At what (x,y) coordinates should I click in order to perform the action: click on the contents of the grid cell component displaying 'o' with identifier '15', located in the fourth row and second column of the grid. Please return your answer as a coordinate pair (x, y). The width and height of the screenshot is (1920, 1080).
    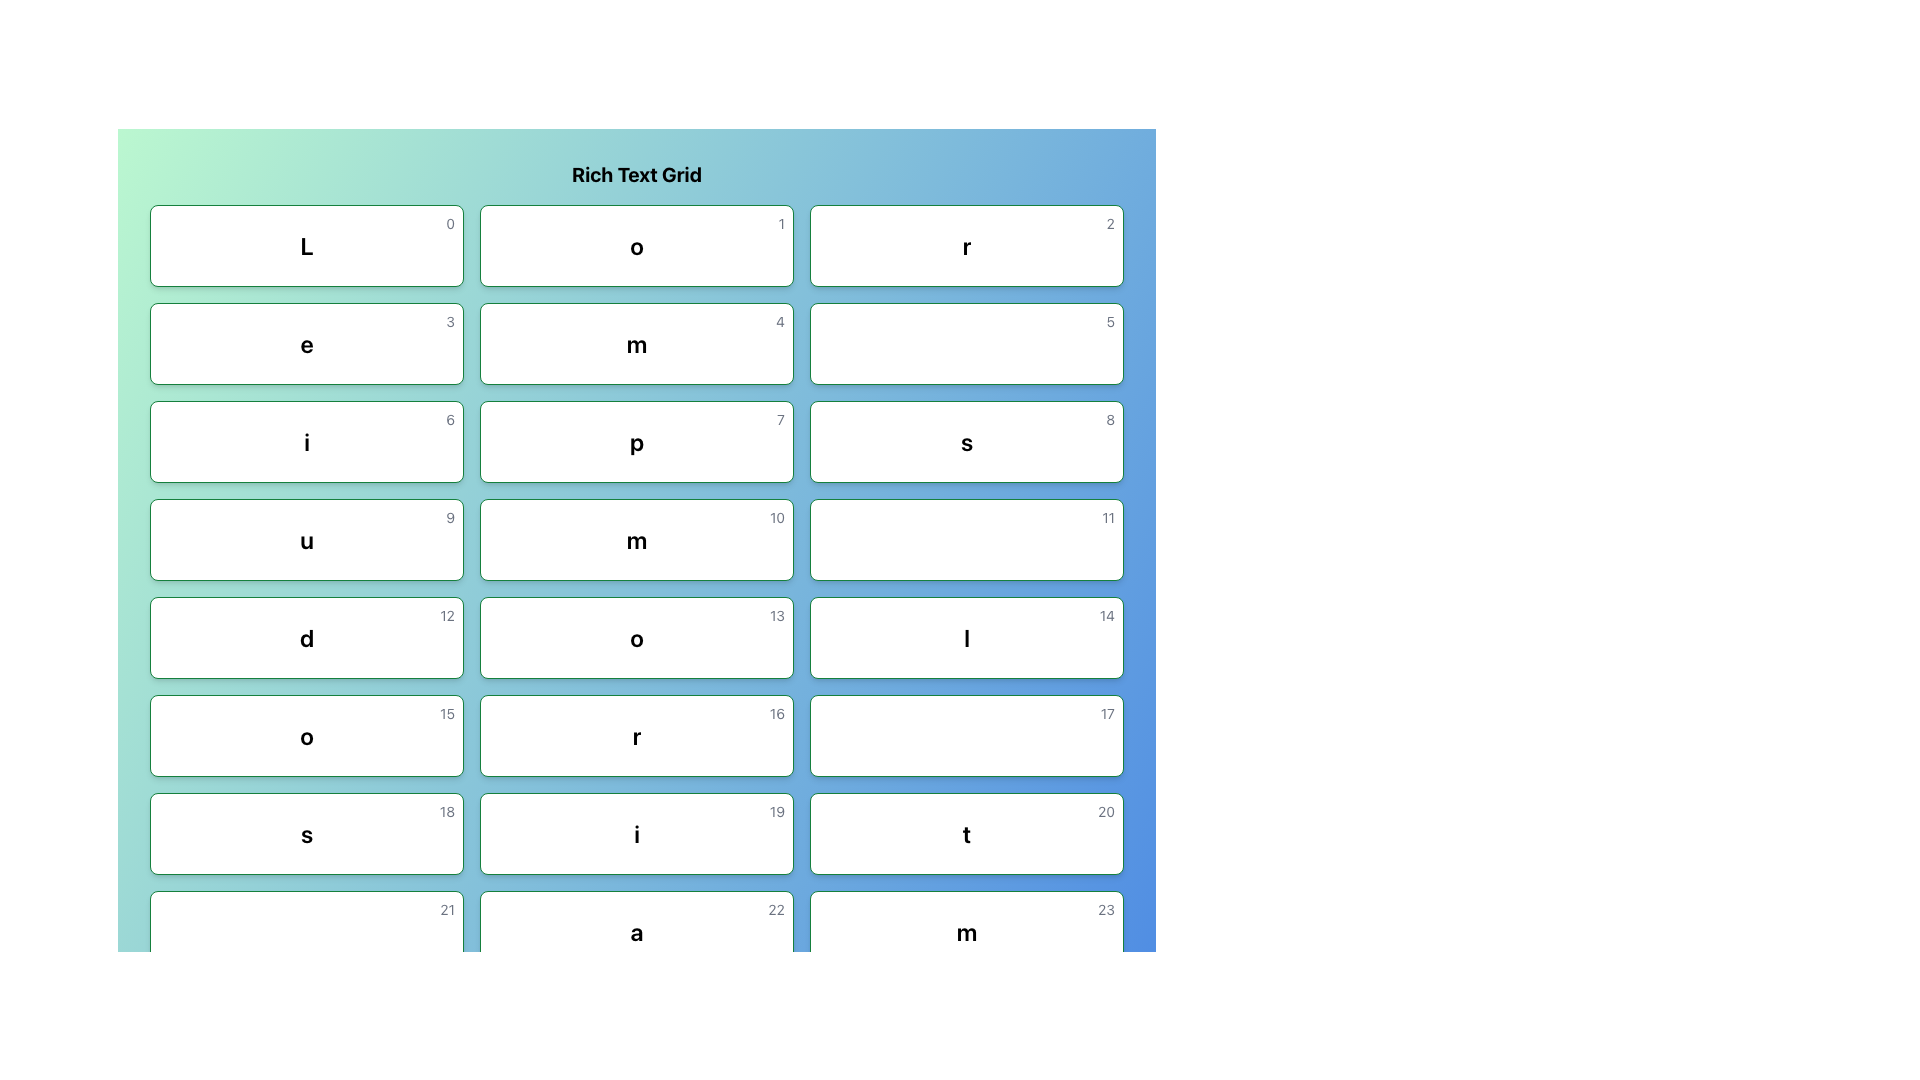
    Looking at the image, I should click on (306, 736).